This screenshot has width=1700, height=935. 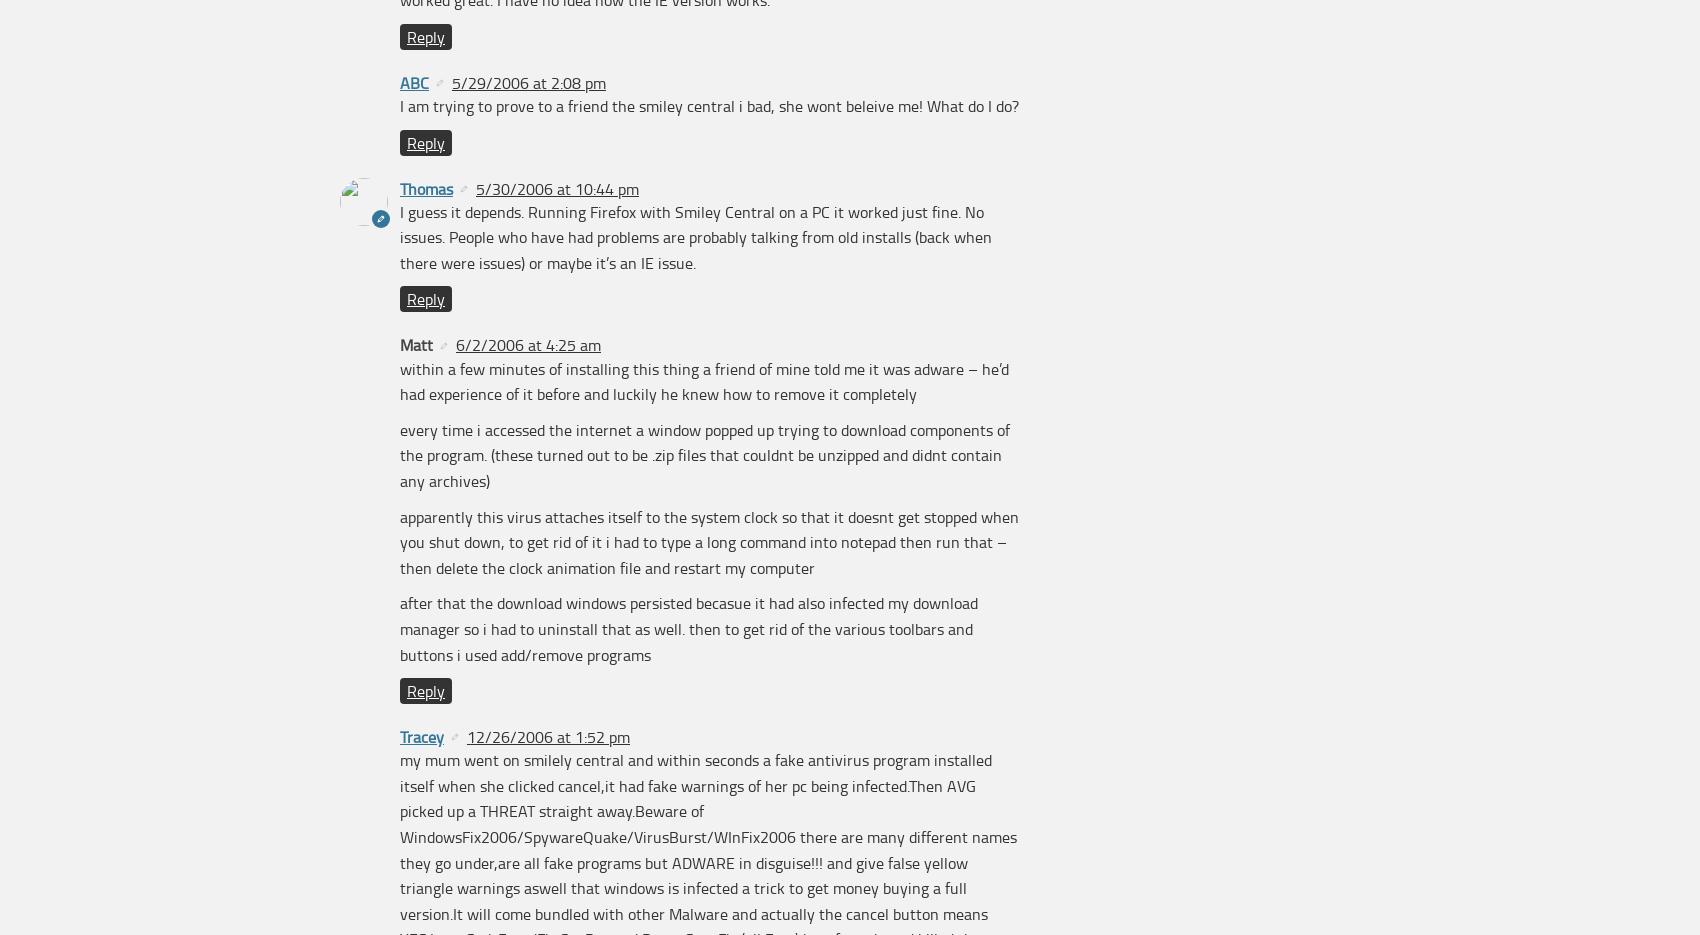 I want to click on 'ABC', so click(x=413, y=81).